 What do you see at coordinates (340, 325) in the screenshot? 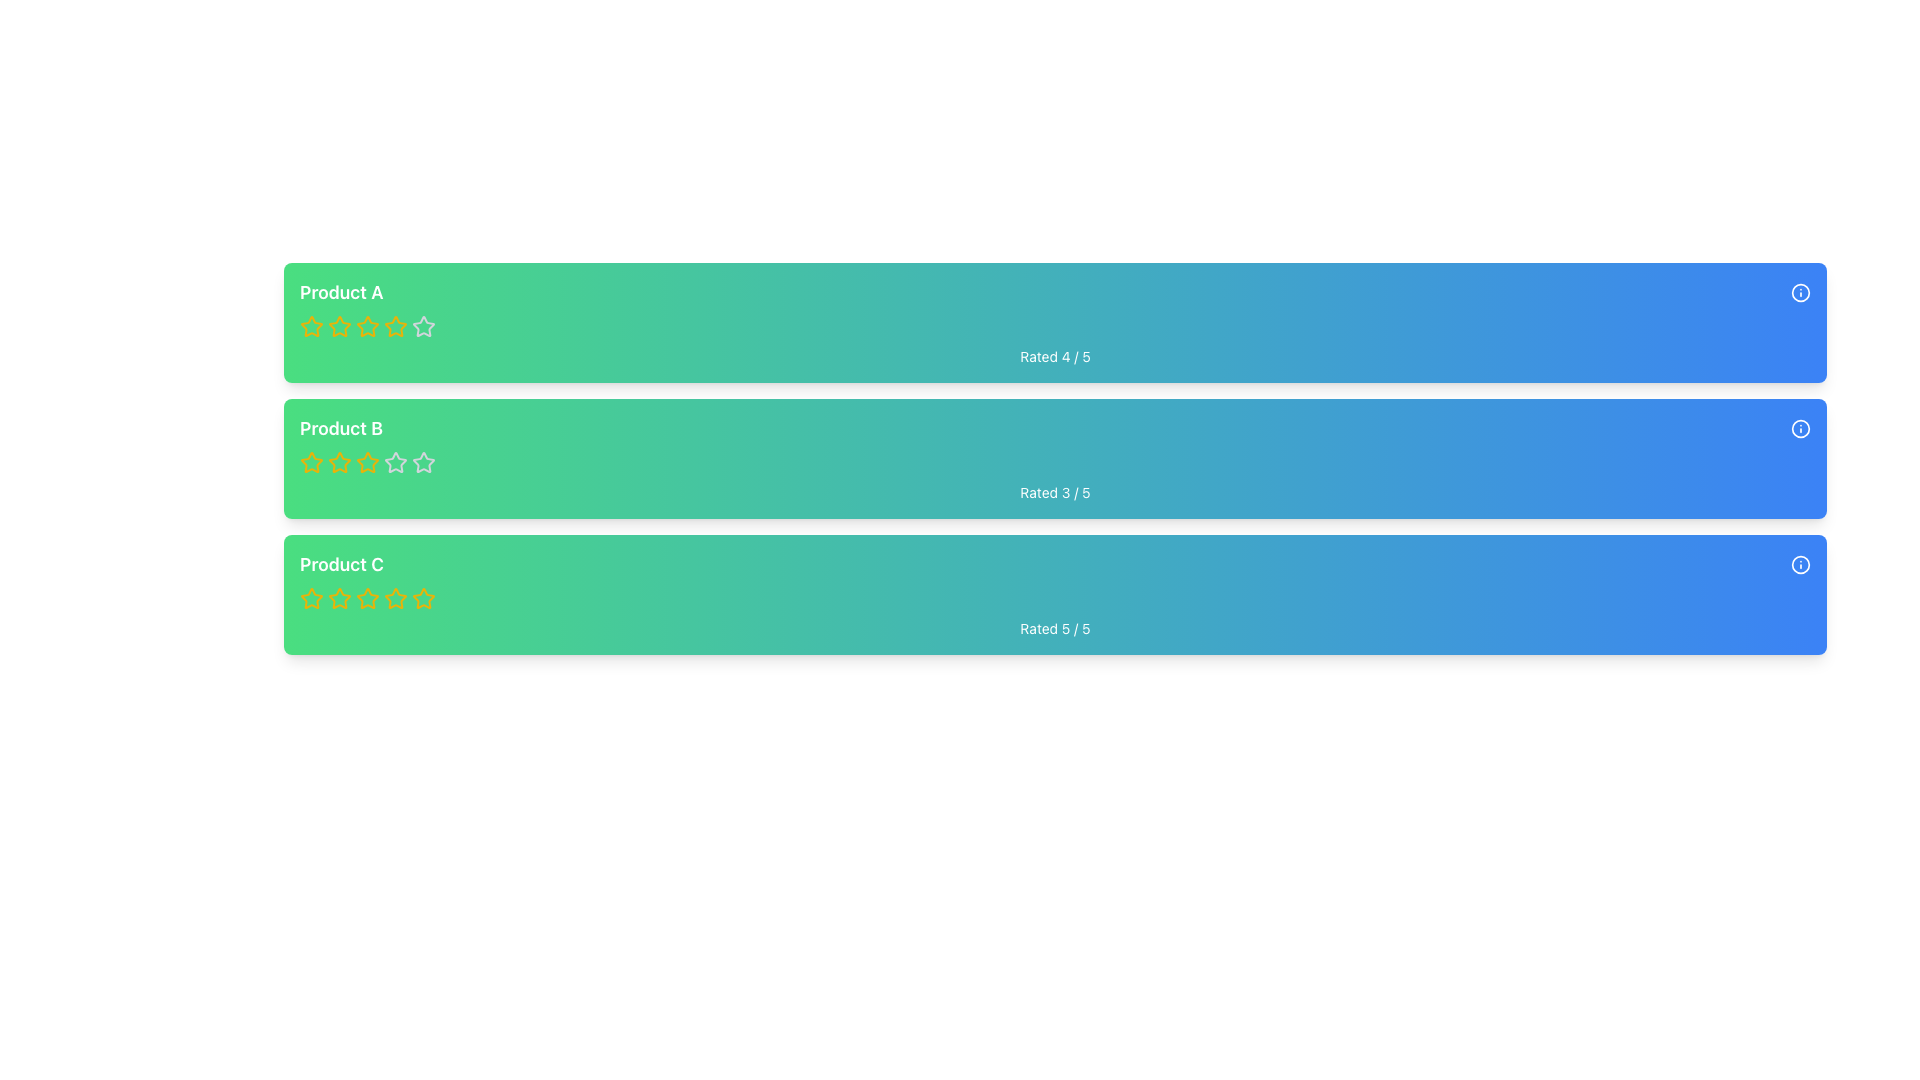
I see `the second star icon in the 5-star rating system for 'Product A'` at bounding box center [340, 325].